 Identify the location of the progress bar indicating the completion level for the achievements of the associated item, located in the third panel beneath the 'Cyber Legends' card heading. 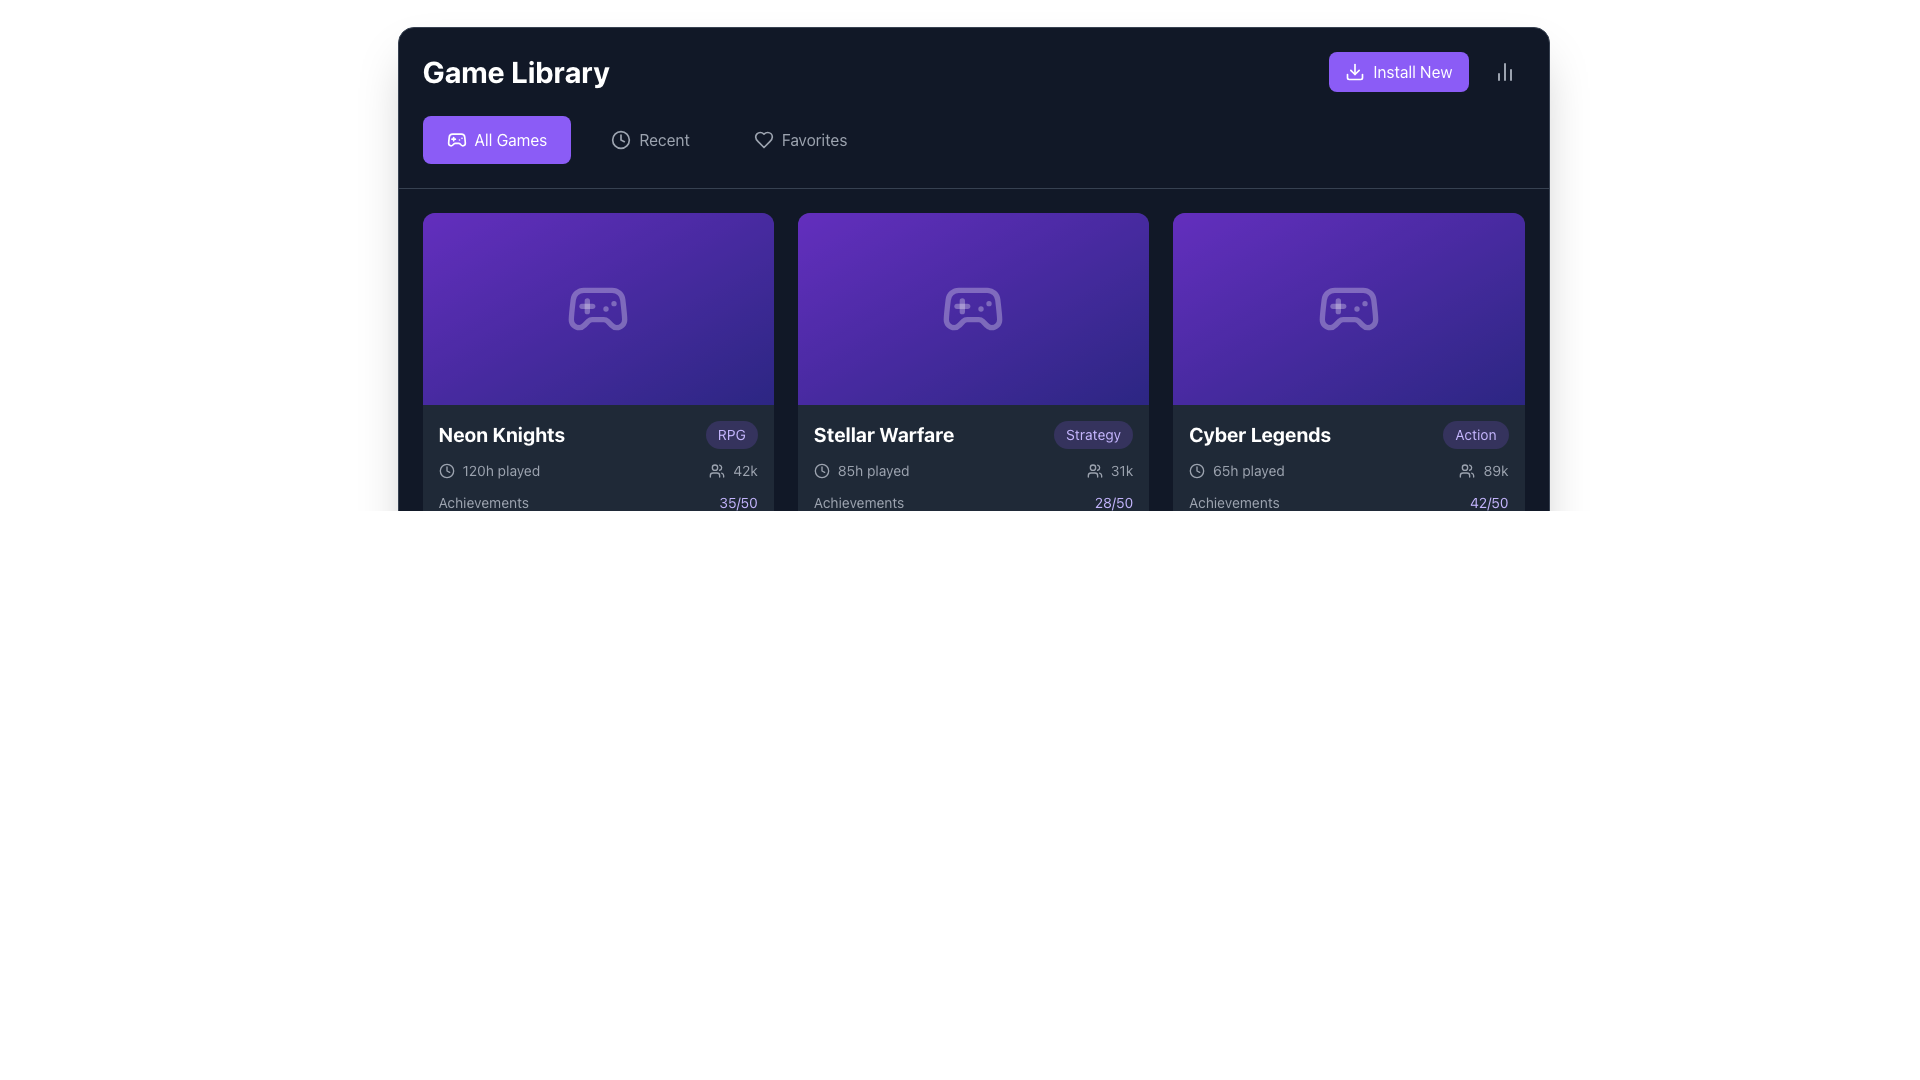
(1348, 509).